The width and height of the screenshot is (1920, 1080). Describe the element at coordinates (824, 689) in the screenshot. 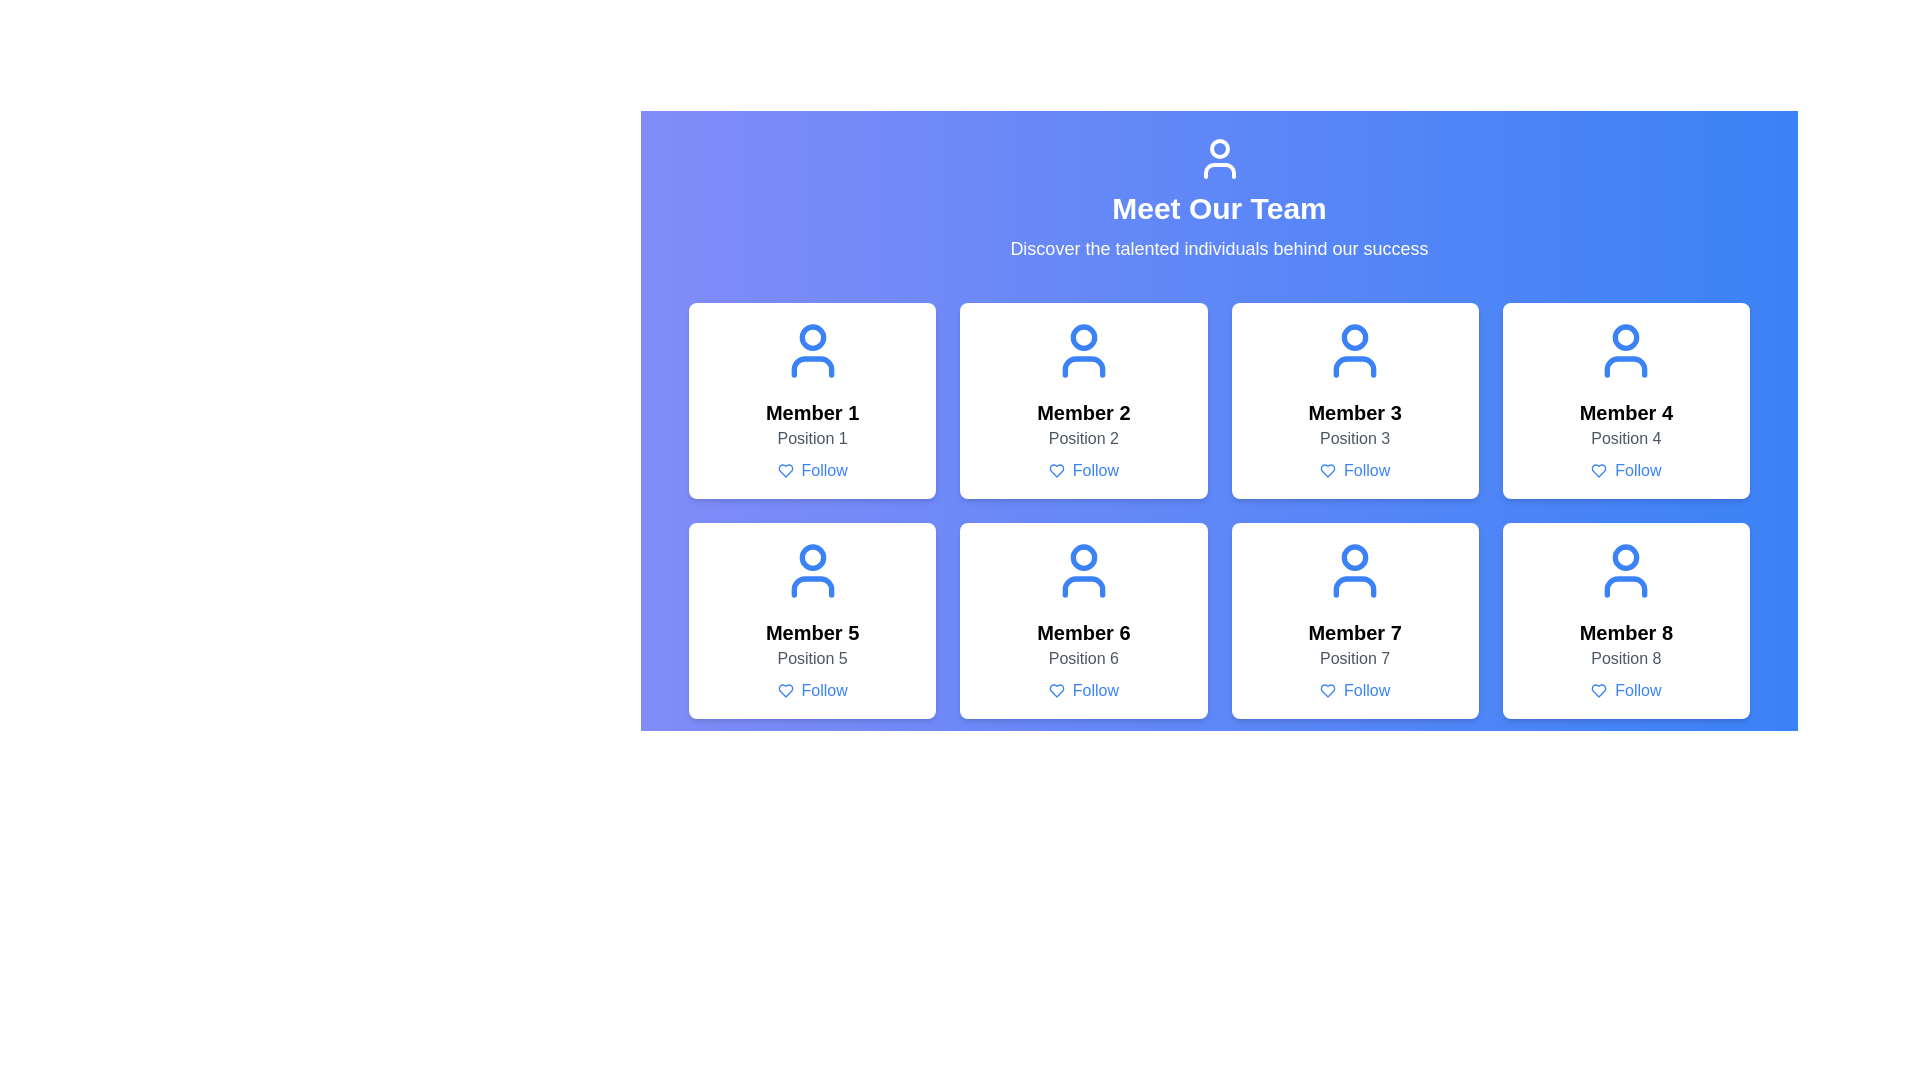

I see `text element labeled 'Follow' located below the name and position of 'Member 5', beside a heart icon` at that location.